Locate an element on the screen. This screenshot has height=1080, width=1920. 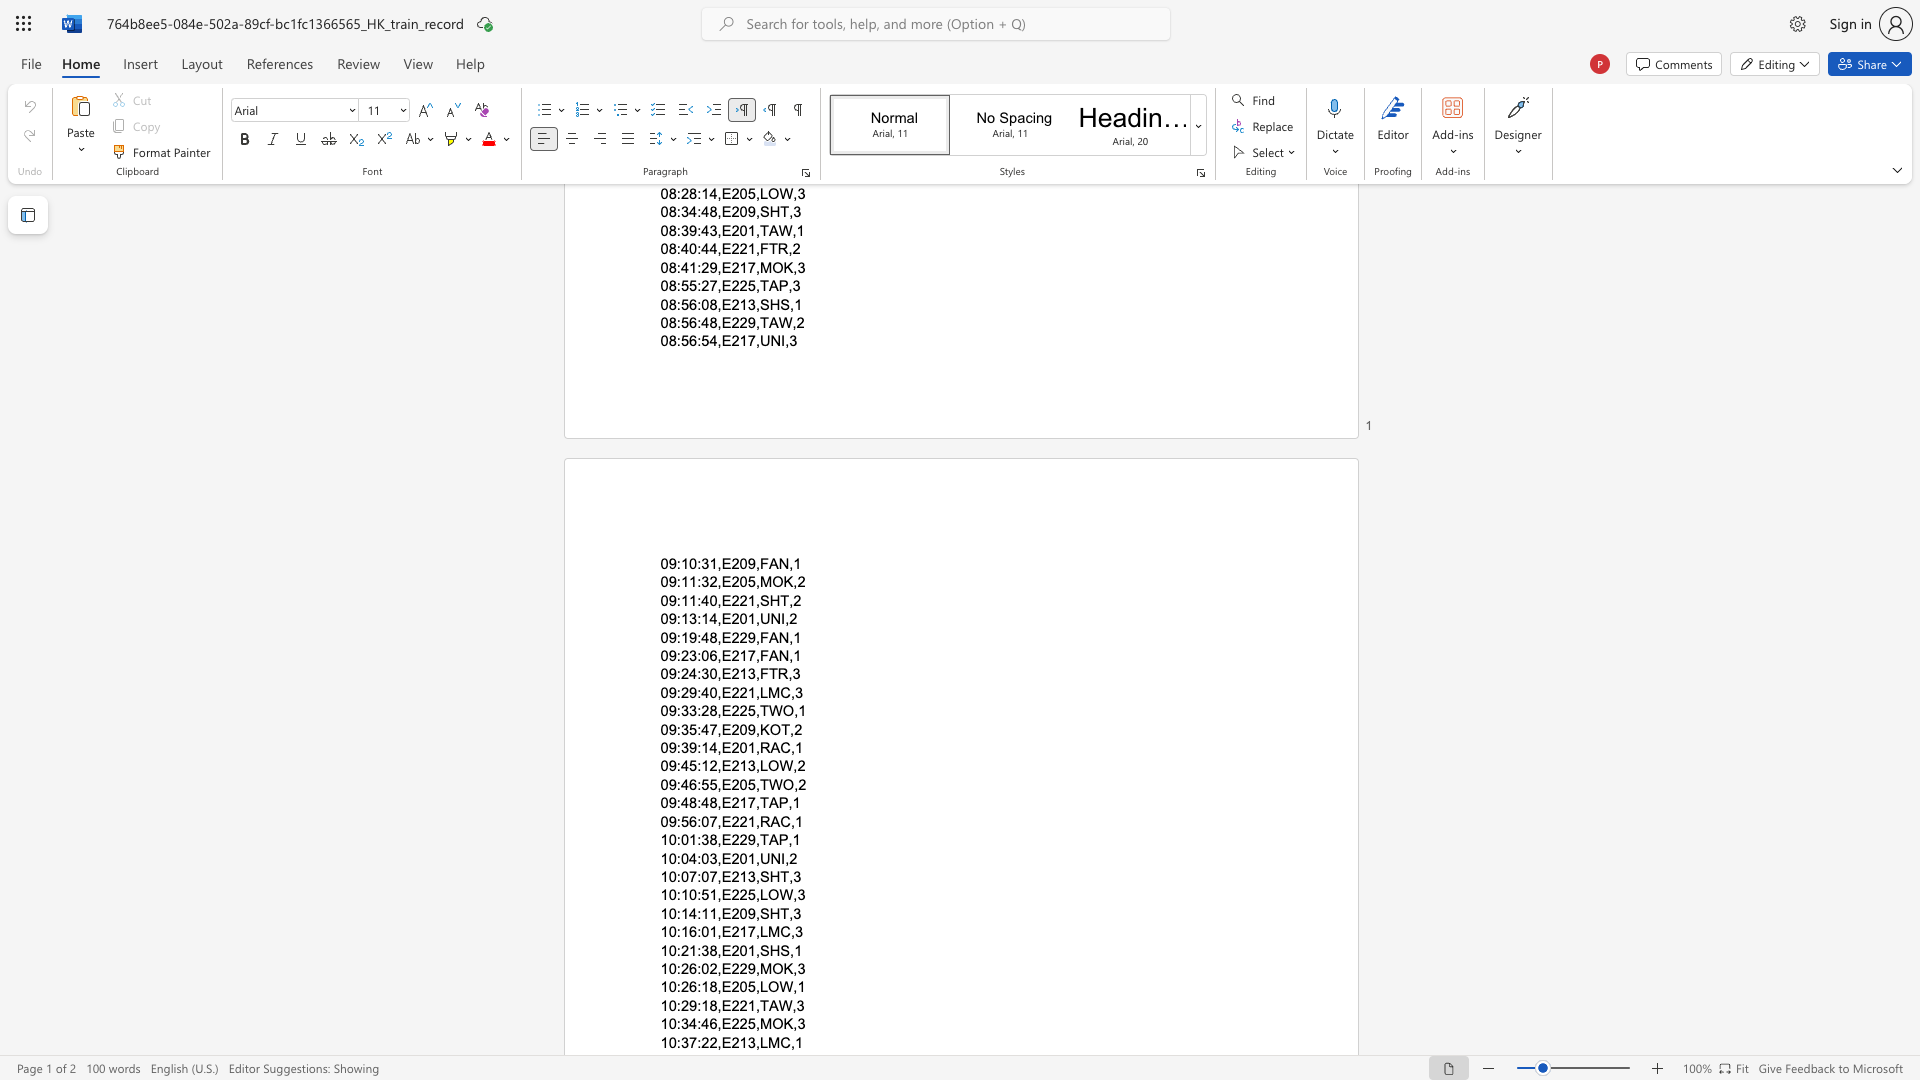
the subset text "MC," within the text "10:16:01,E217,LMC,3" is located at coordinates (767, 932).